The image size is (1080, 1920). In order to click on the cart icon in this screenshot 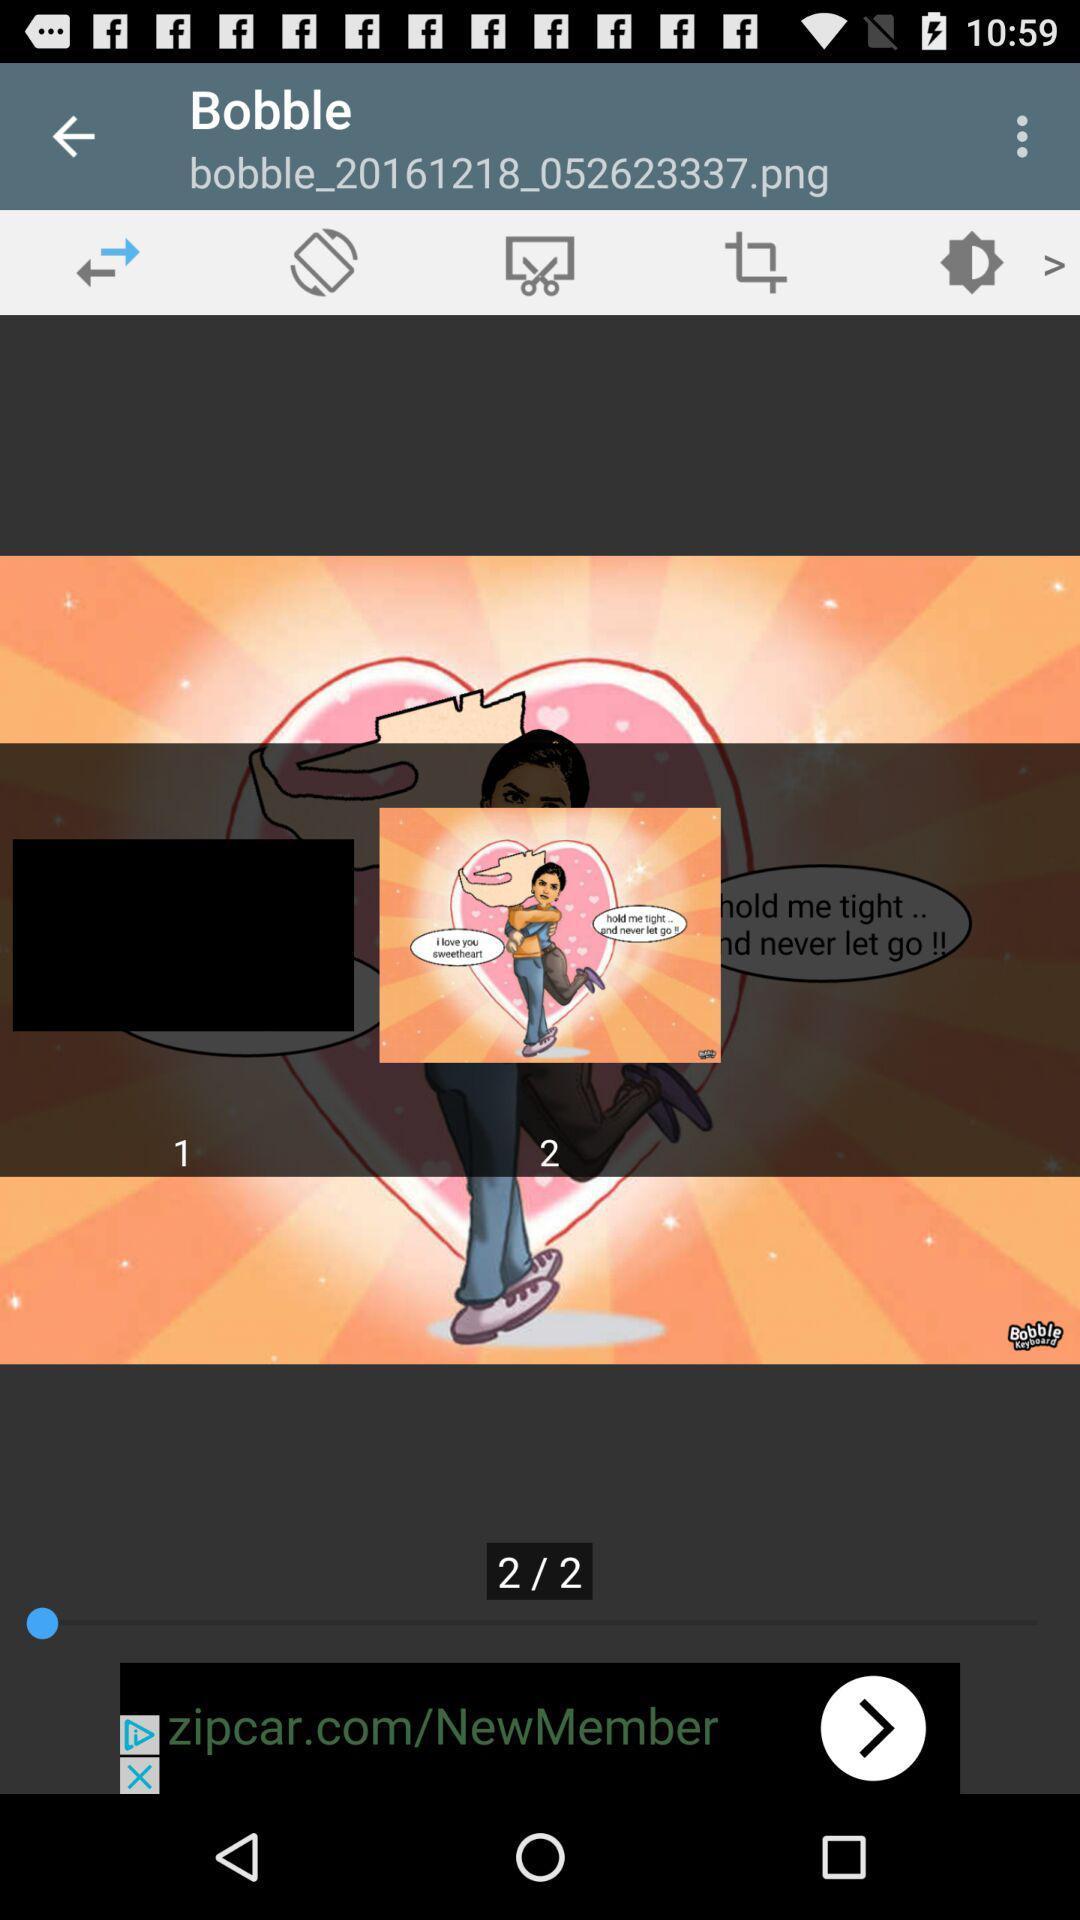, I will do `click(540, 261)`.